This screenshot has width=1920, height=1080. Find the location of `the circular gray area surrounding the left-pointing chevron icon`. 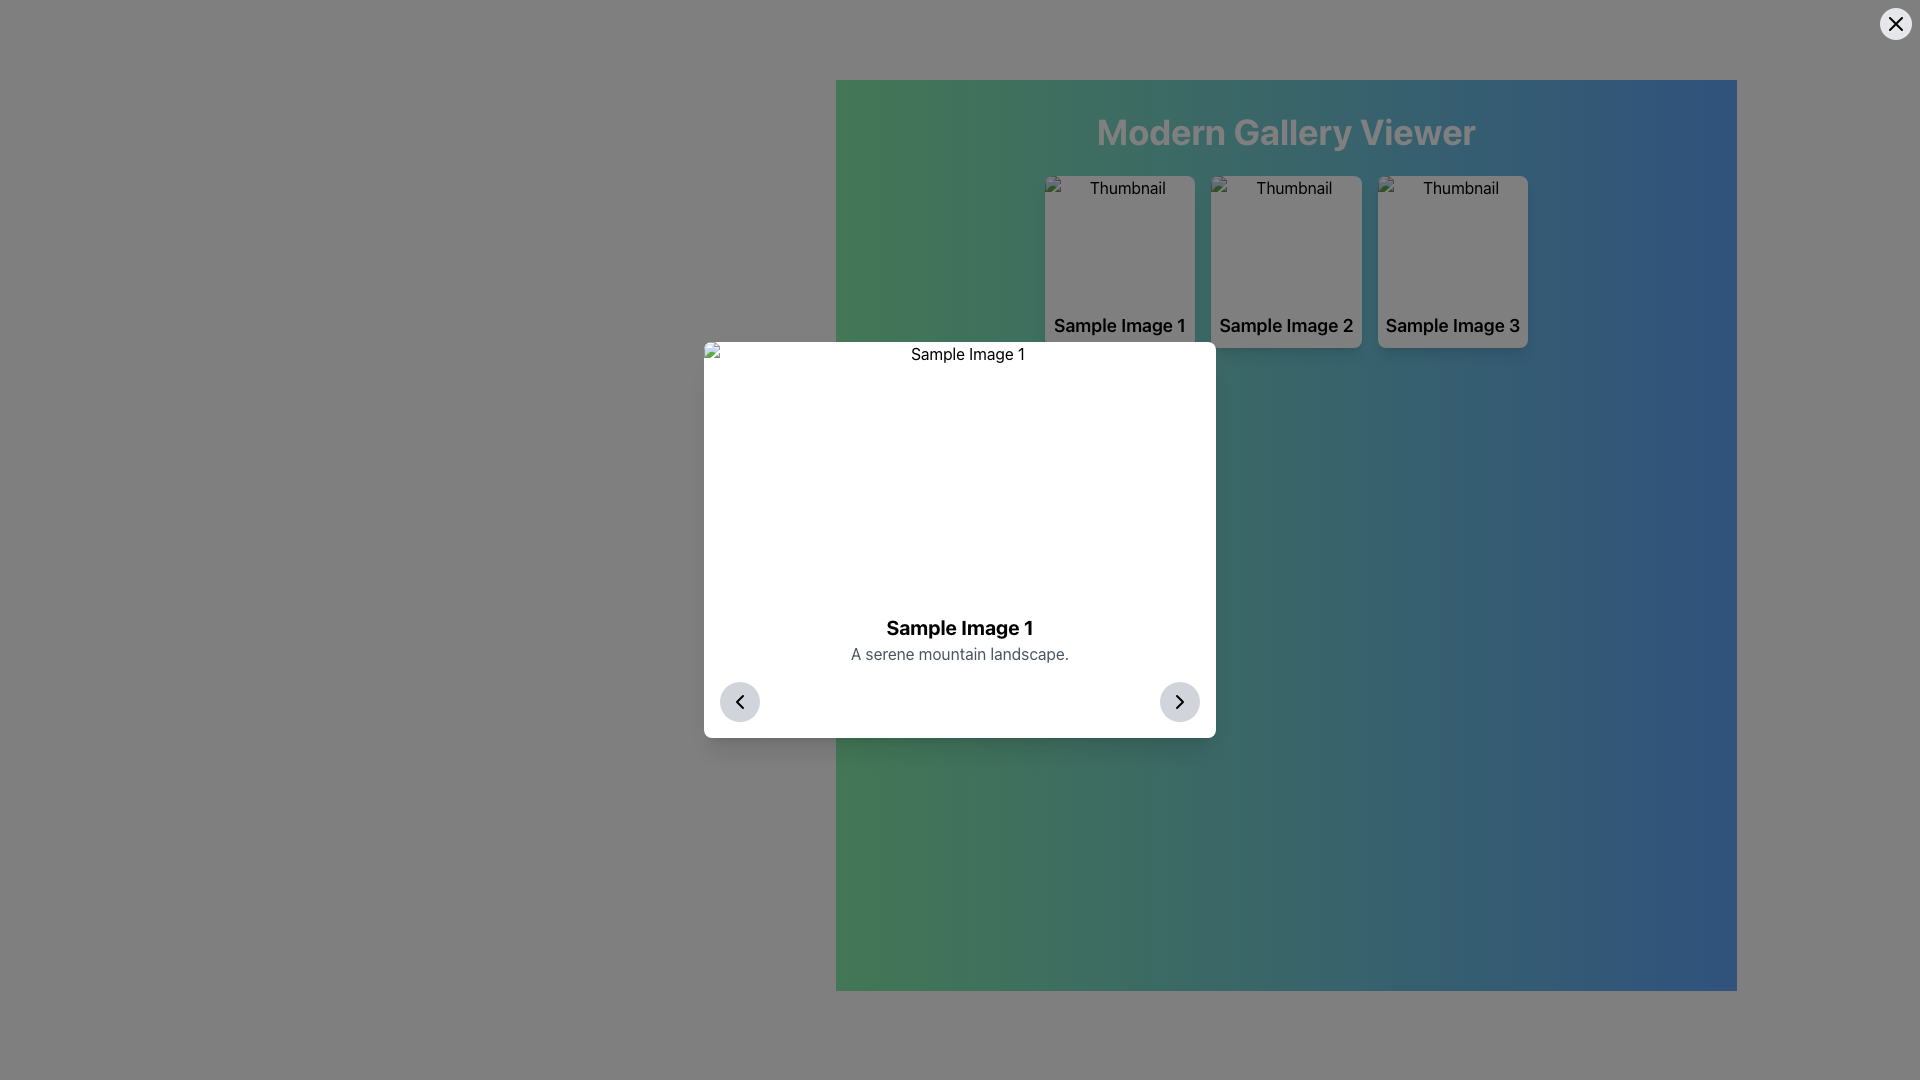

the circular gray area surrounding the left-pointing chevron icon is located at coordinates (738, 701).